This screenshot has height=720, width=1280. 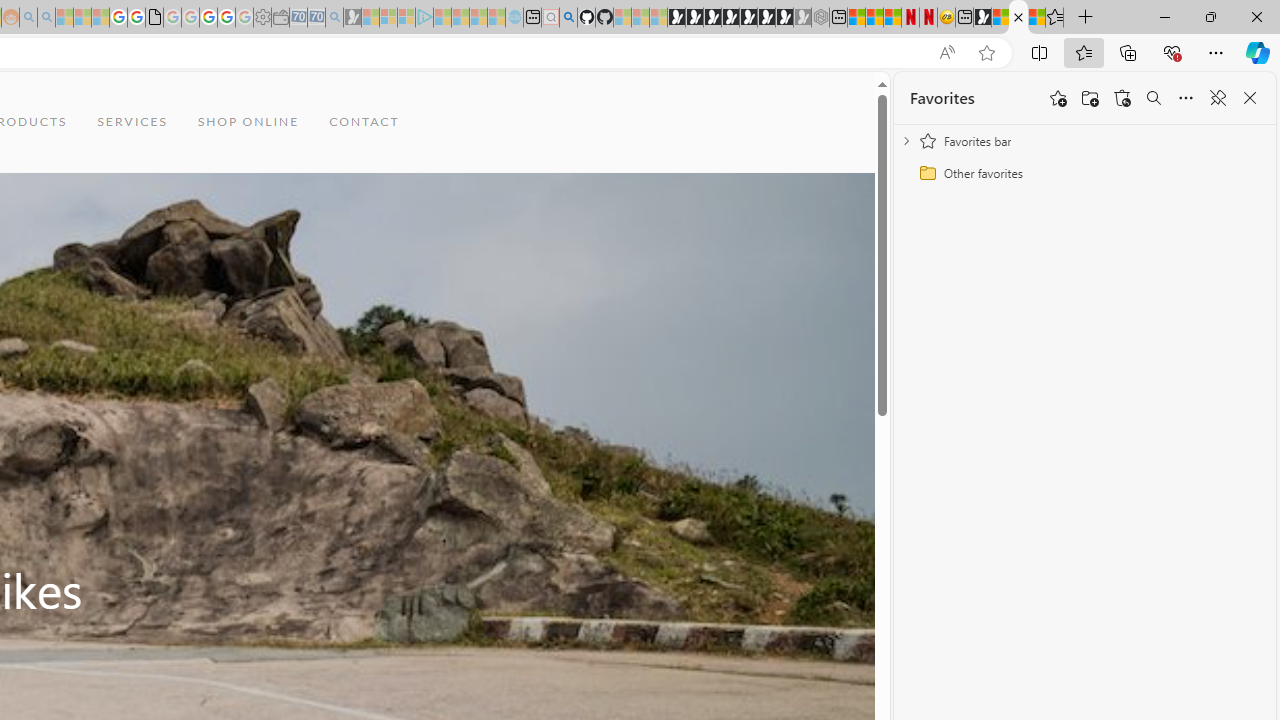 What do you see at coordinates (364, 122) in the screenshot?
I see `'CONTACT'` at bounding box center [364, 122].